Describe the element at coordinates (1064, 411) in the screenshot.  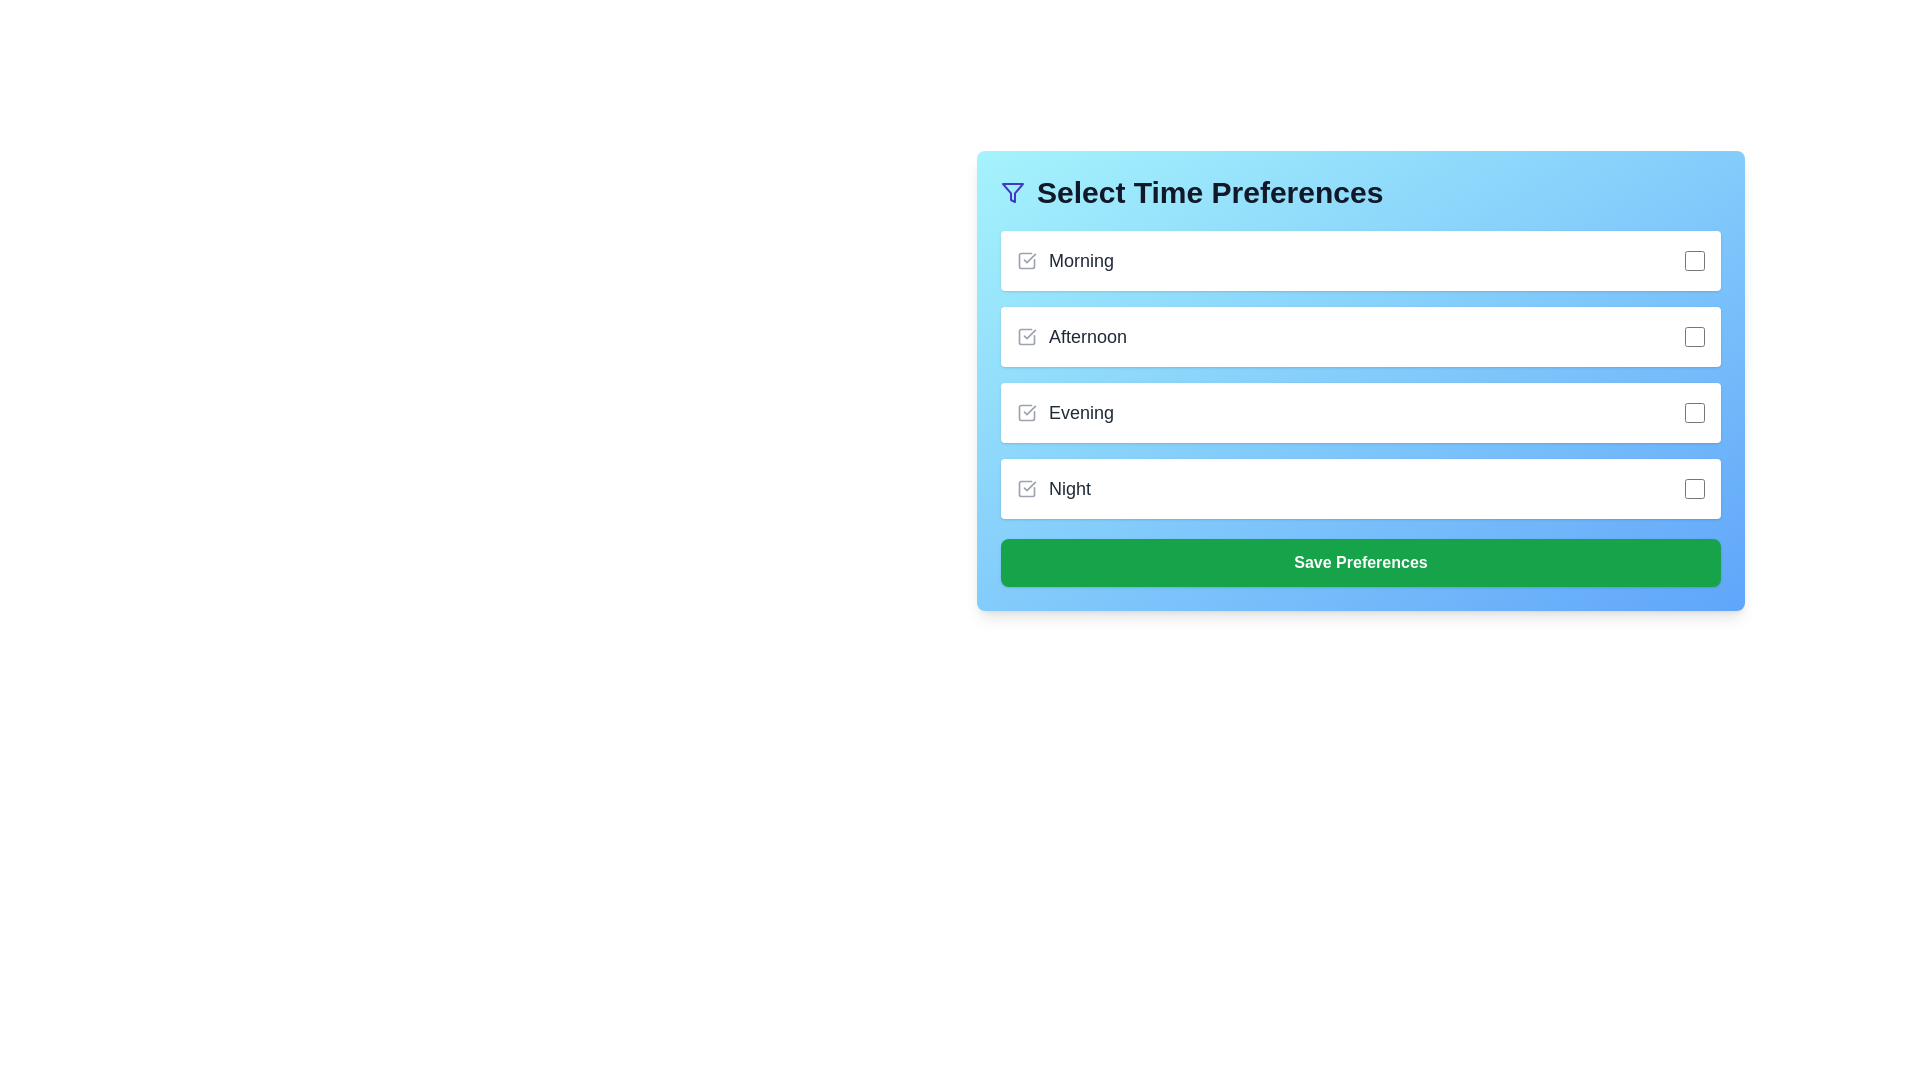
I see `text of the label that indicates the 'Evening' time preference, which is the third item in the vertical list of options for time preferences` at that location.